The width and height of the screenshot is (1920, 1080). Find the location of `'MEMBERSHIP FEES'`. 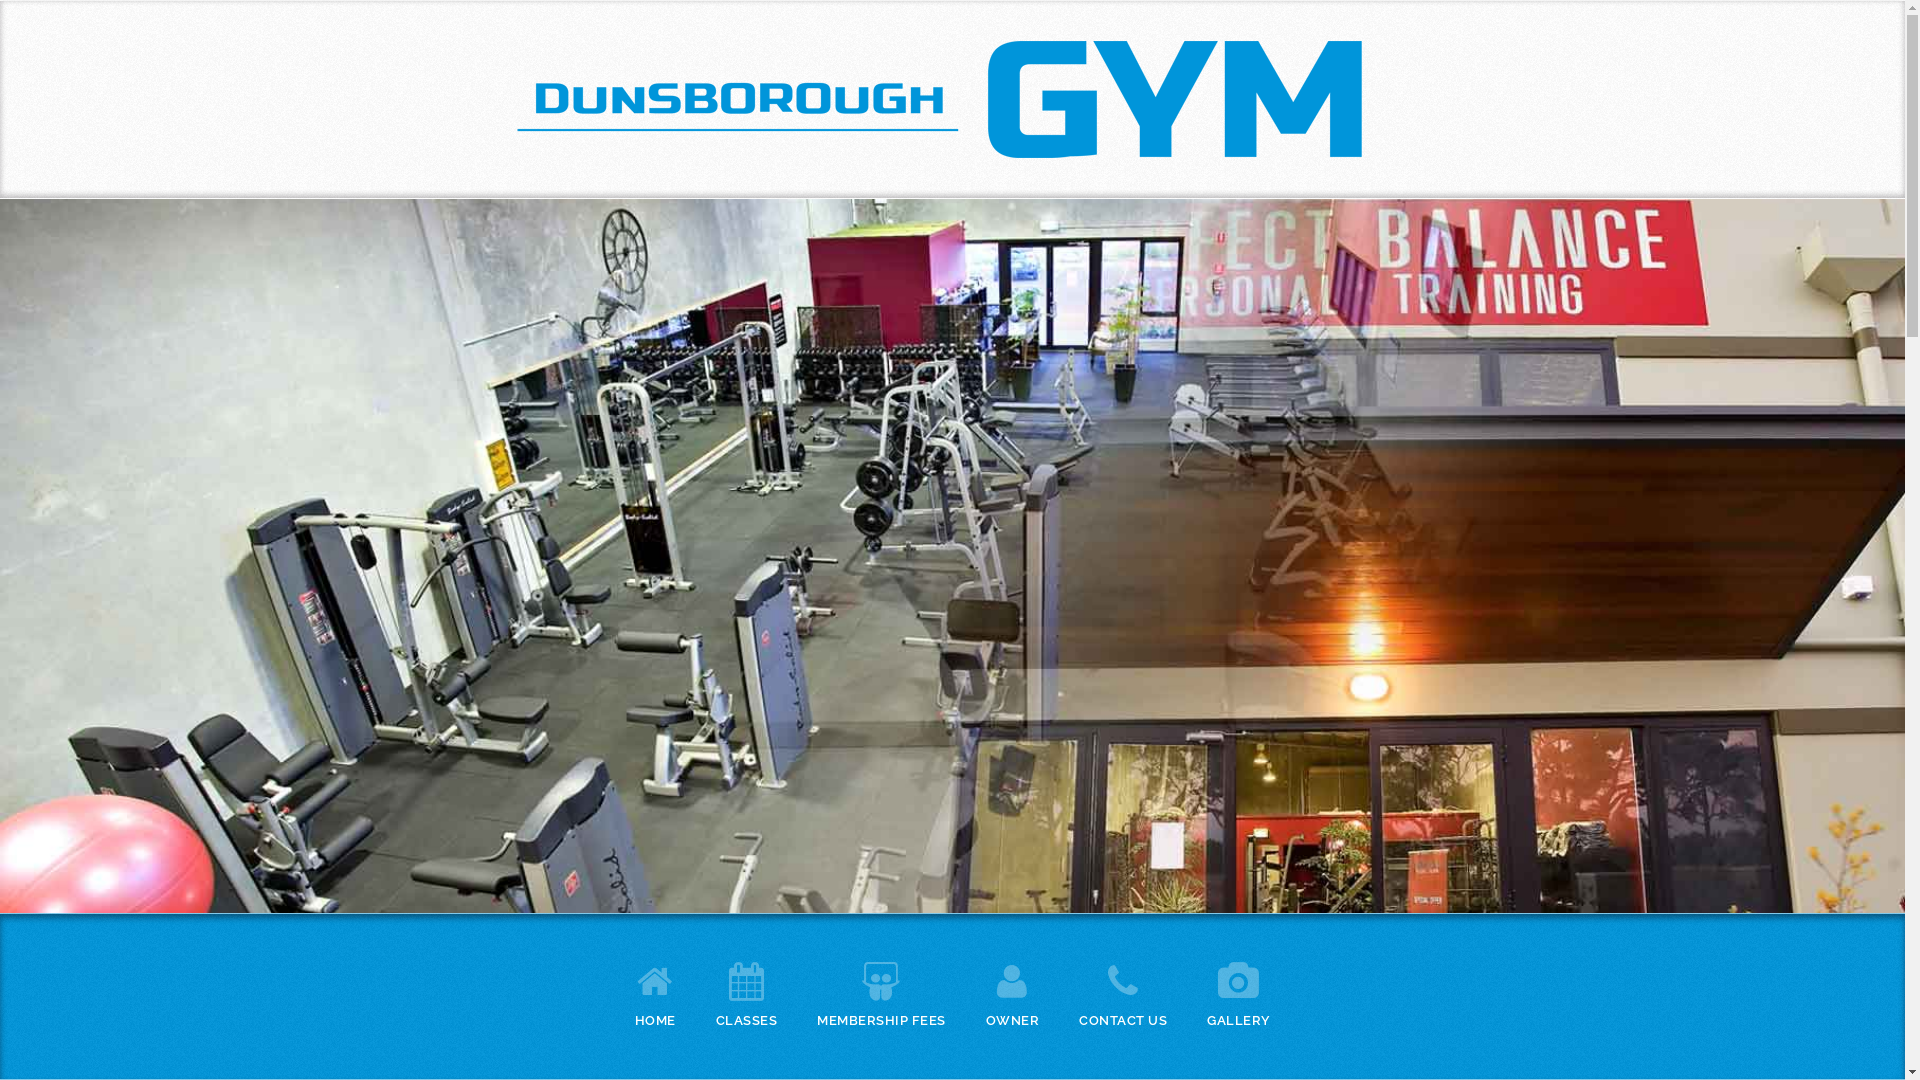

'MEMBERSHIP FEES' is located at coordinates (880, 991).